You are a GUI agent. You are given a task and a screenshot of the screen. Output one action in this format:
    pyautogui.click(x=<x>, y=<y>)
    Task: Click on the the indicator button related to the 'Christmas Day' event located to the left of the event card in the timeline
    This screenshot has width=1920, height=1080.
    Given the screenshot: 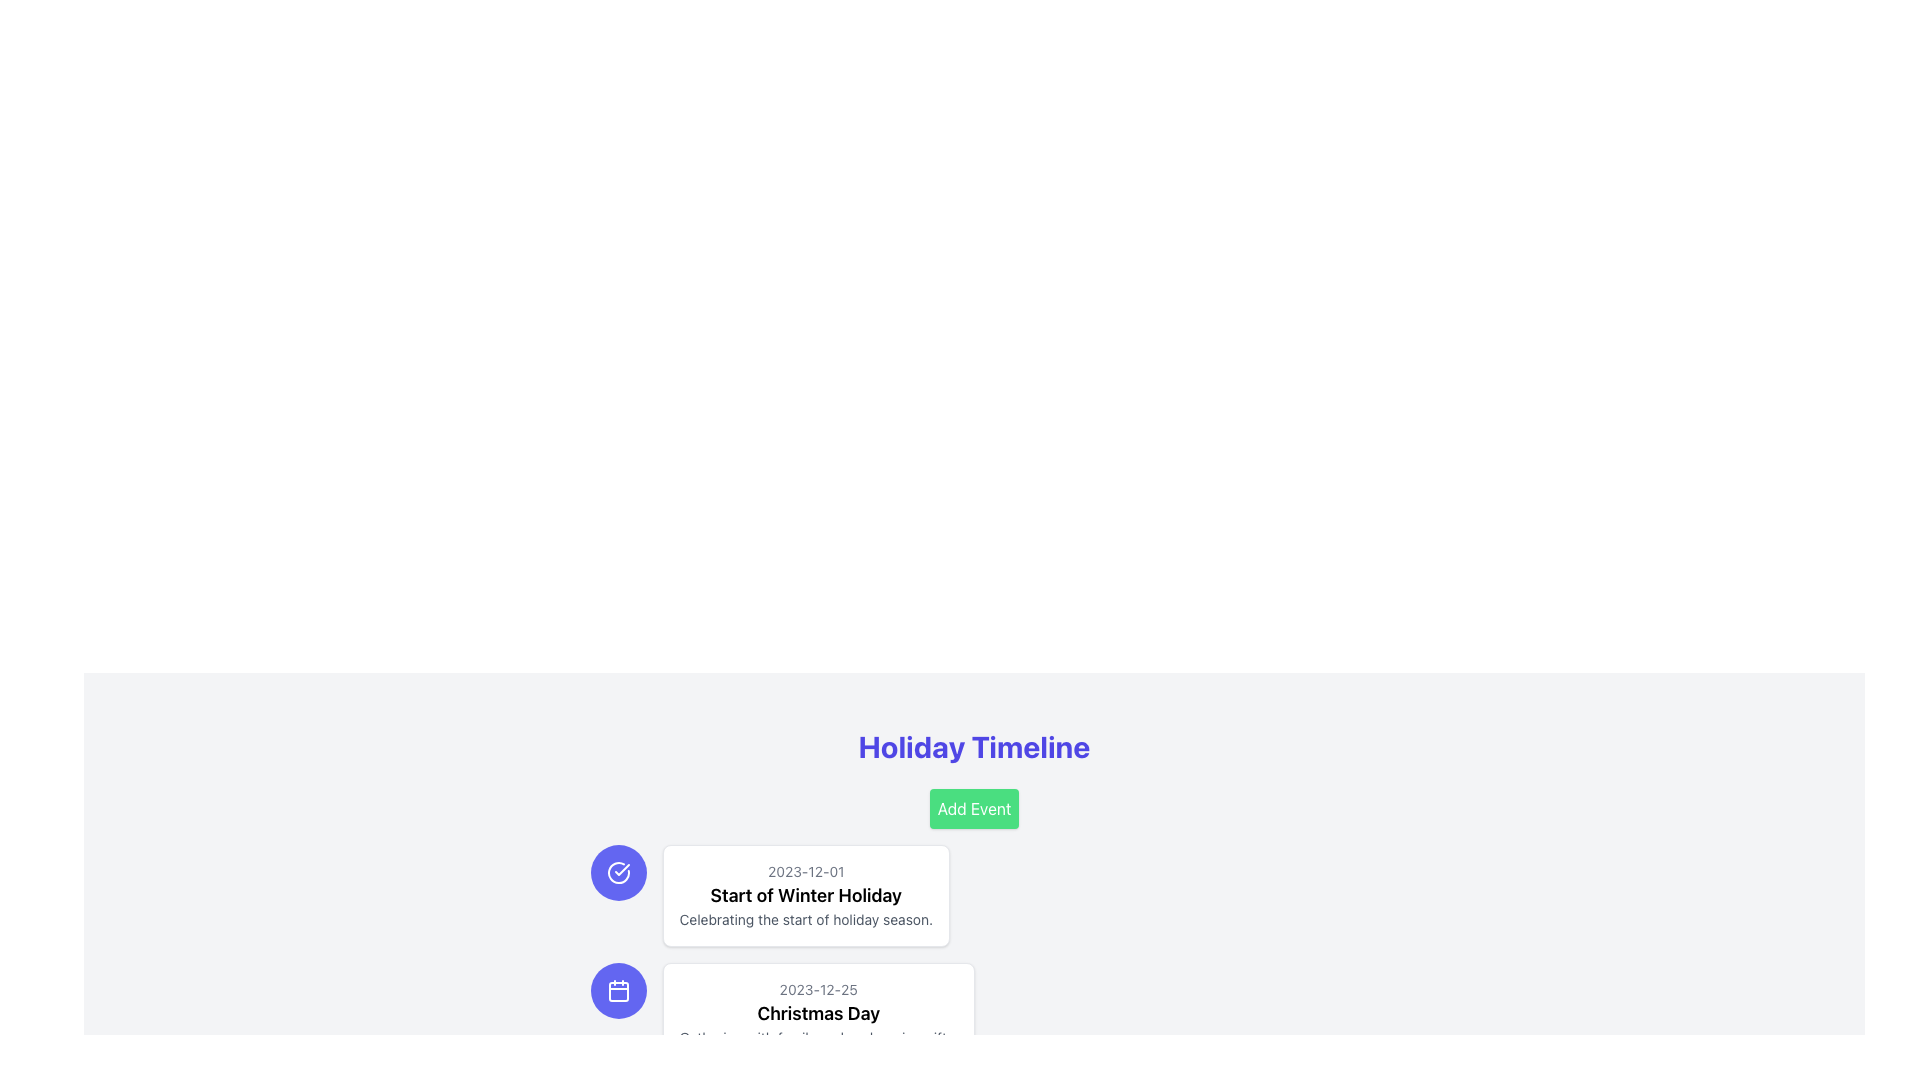 What is the action you would take?
    pyautogui.click(x=617, y=991)
    